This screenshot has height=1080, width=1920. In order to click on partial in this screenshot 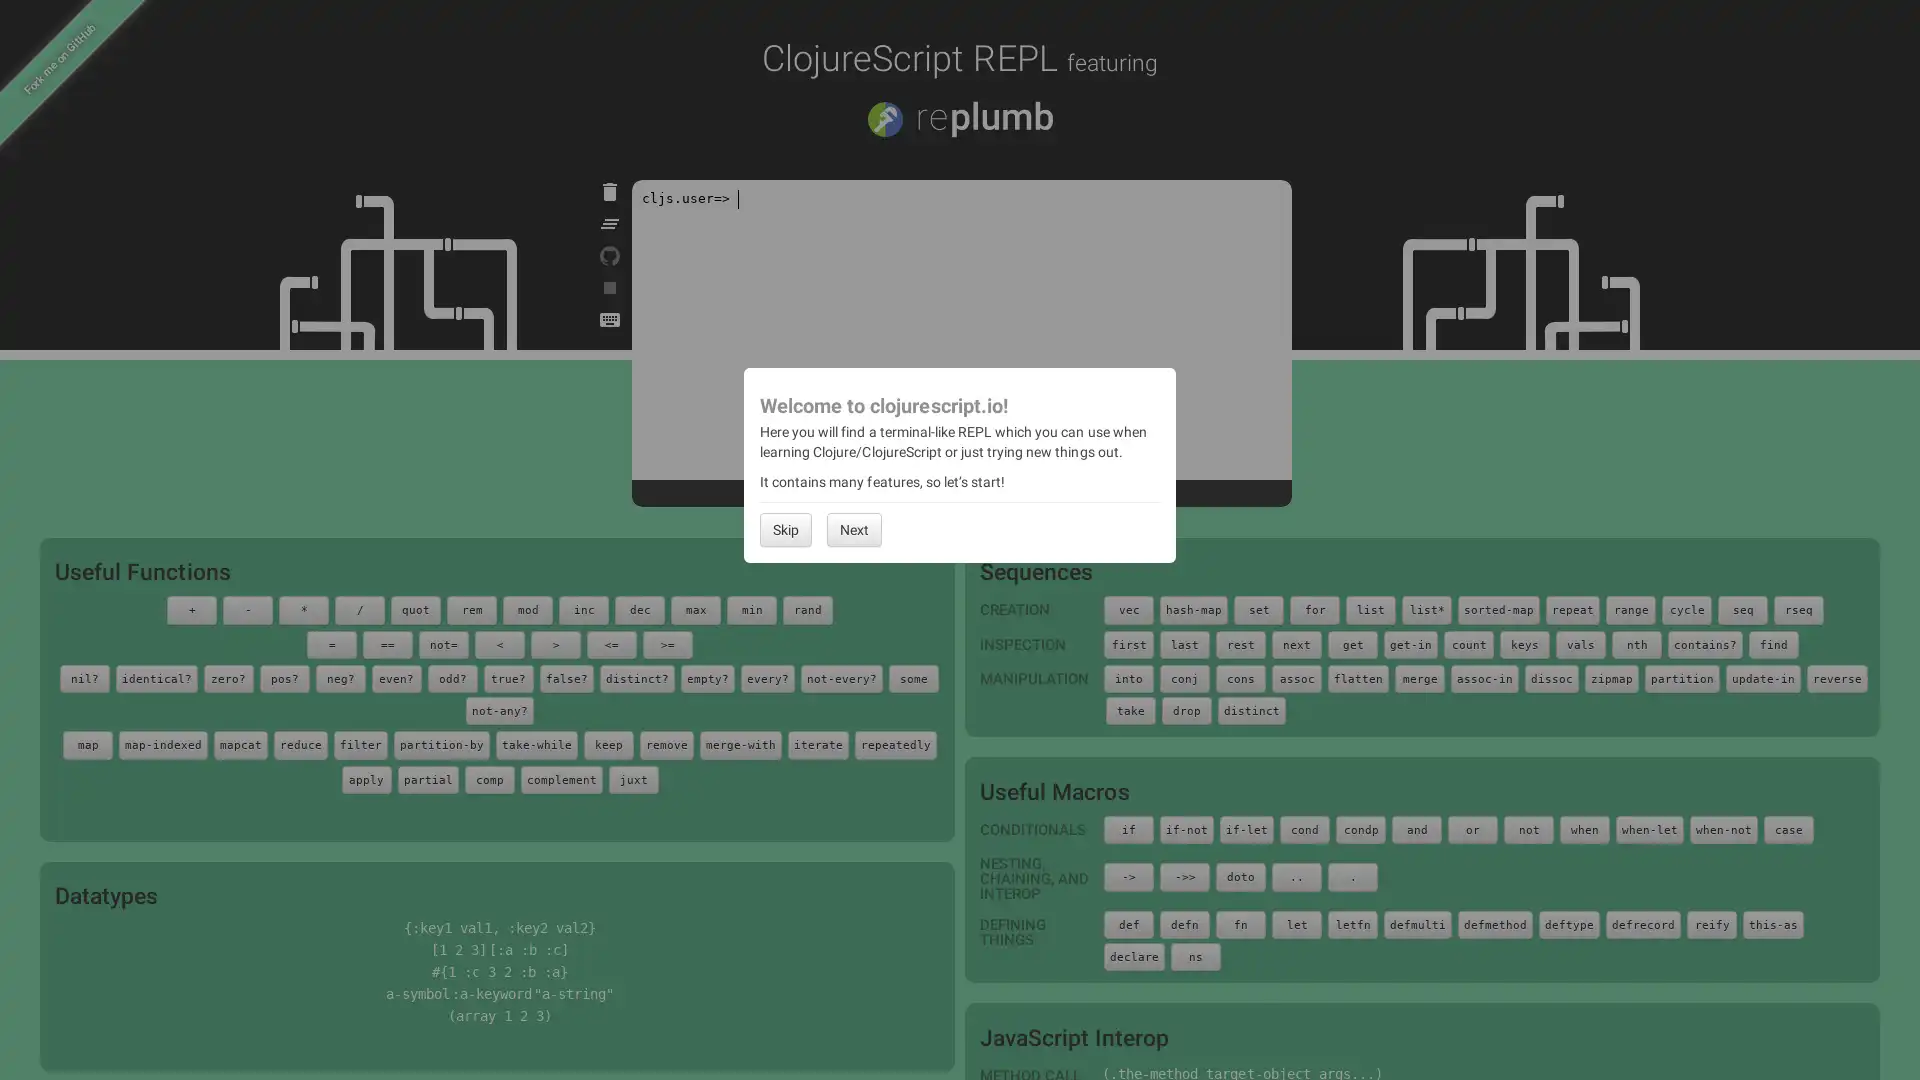, I will do `click(426, 778)`.